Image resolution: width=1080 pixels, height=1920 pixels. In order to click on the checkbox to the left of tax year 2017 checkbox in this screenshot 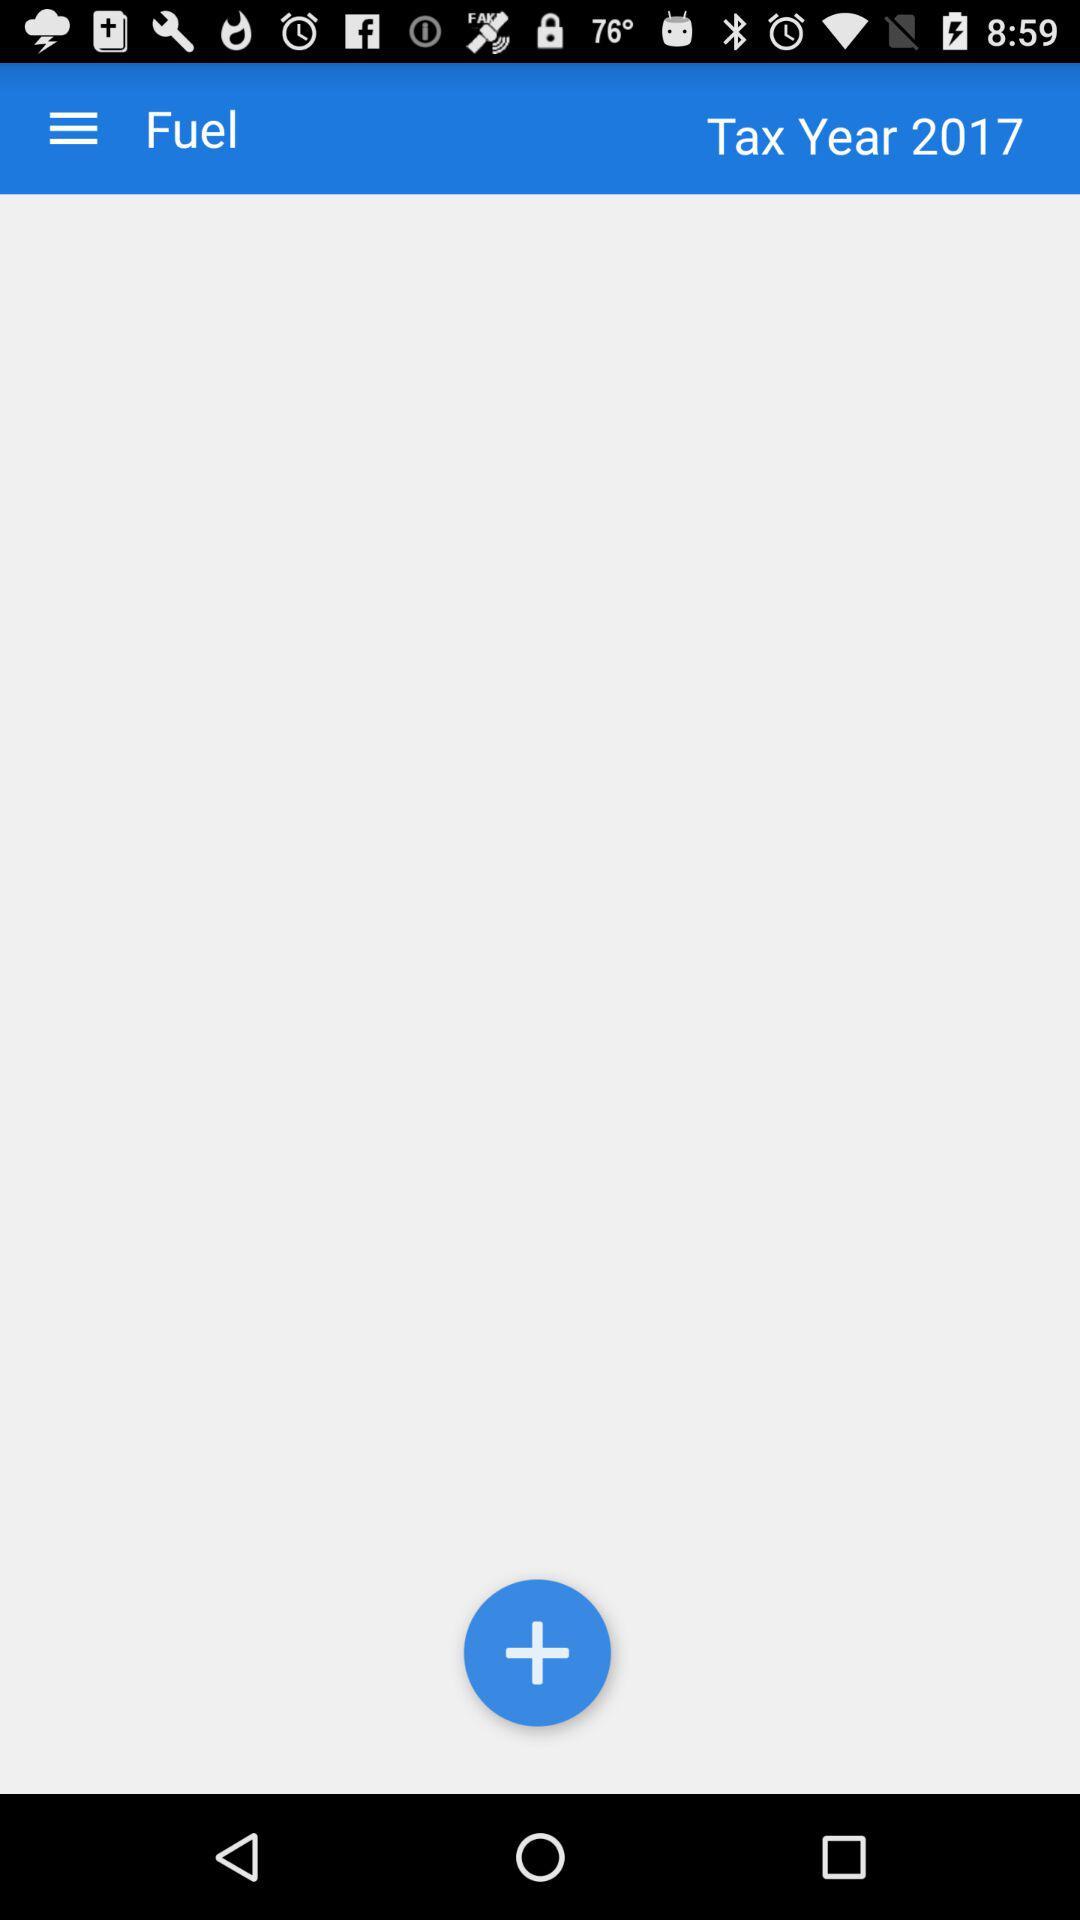, I will do `click(170, 127)`.